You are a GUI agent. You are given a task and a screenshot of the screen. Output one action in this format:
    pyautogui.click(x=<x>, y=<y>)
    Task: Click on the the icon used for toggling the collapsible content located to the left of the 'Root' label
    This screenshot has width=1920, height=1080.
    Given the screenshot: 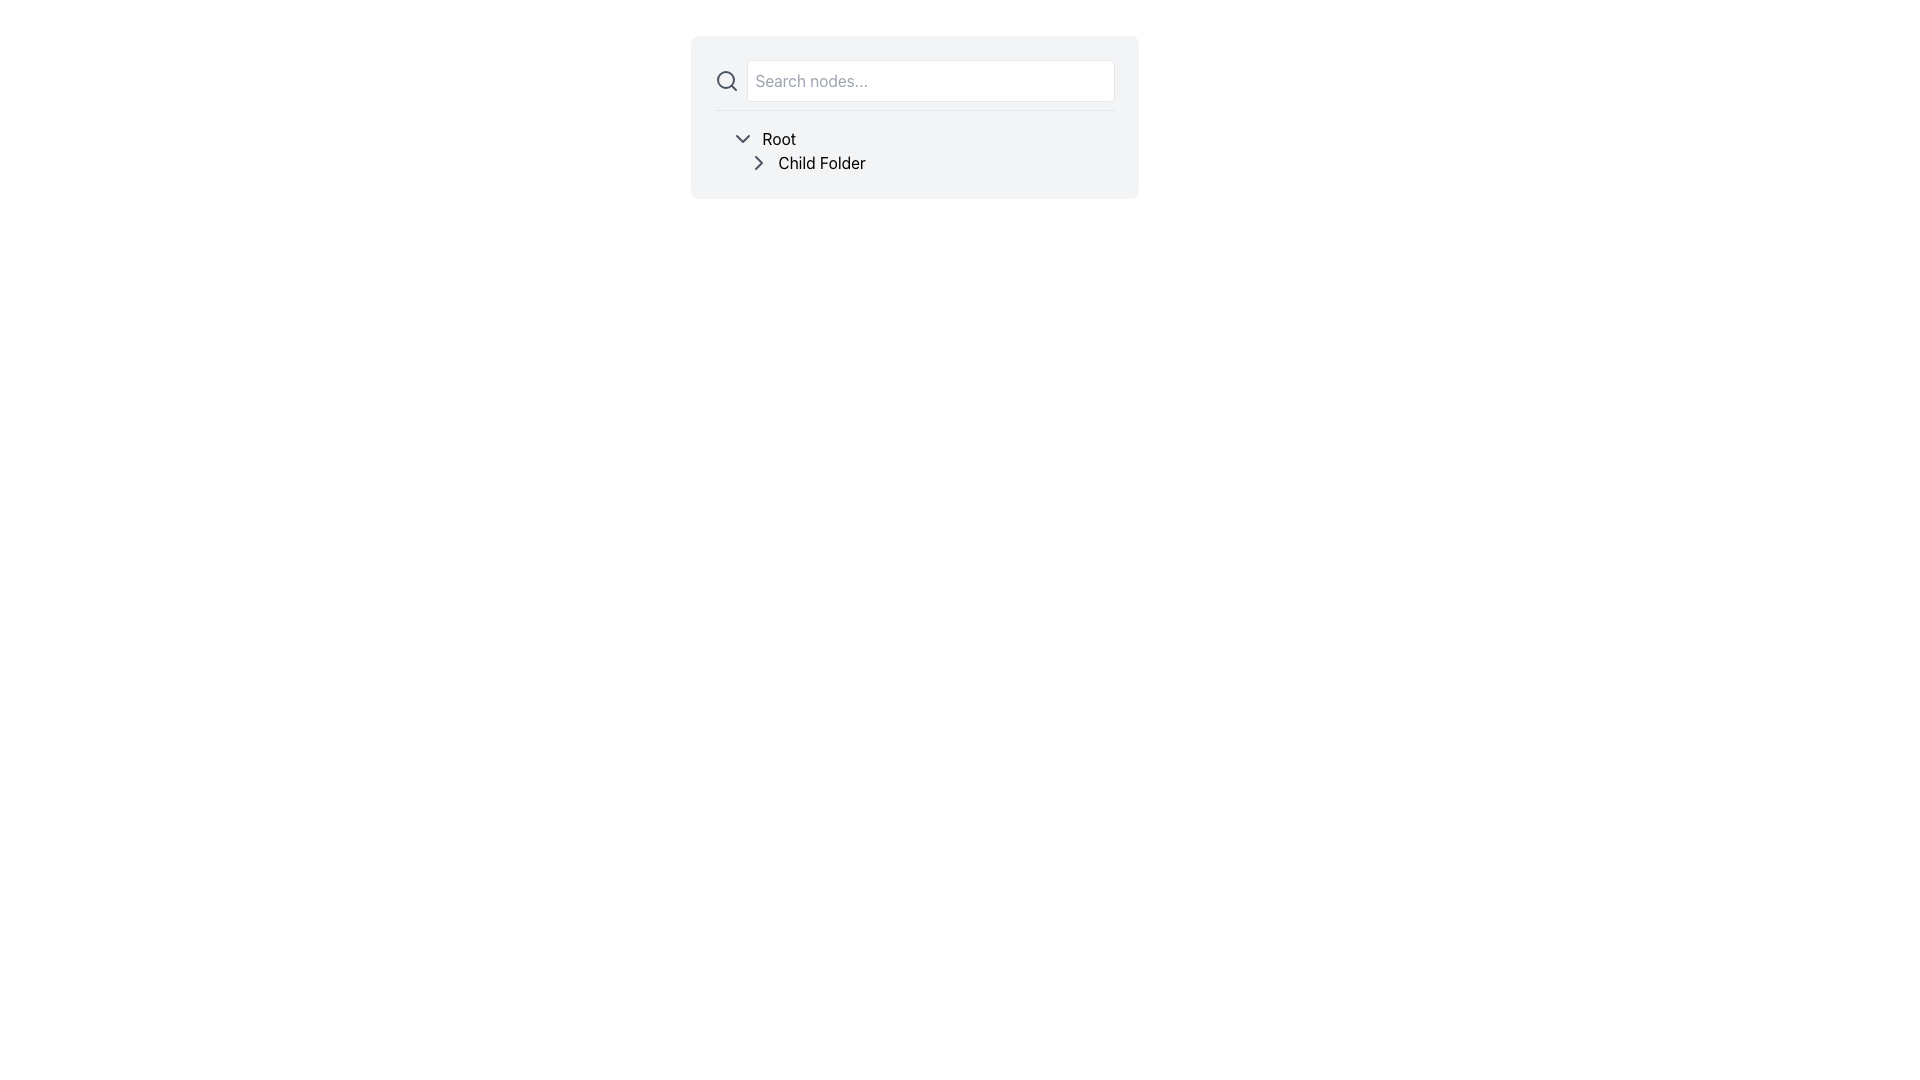 What is the action you would take?
    pyautogui.click(x=741, y=137)
    